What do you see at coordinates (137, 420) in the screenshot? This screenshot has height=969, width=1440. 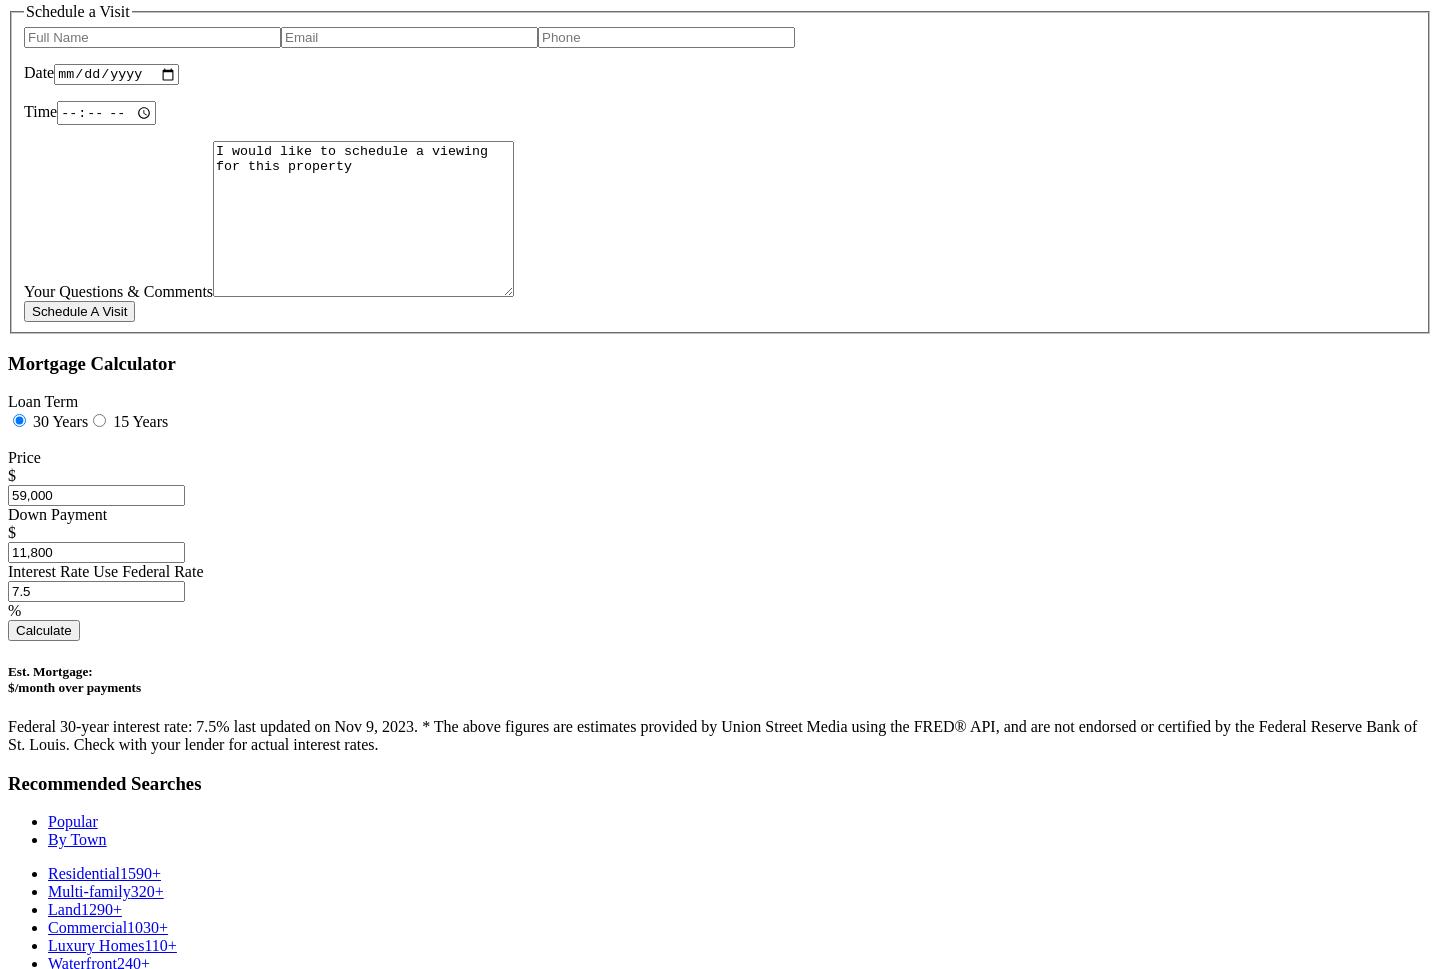 I see `'15 Years'` at bounding box center [137, 420].